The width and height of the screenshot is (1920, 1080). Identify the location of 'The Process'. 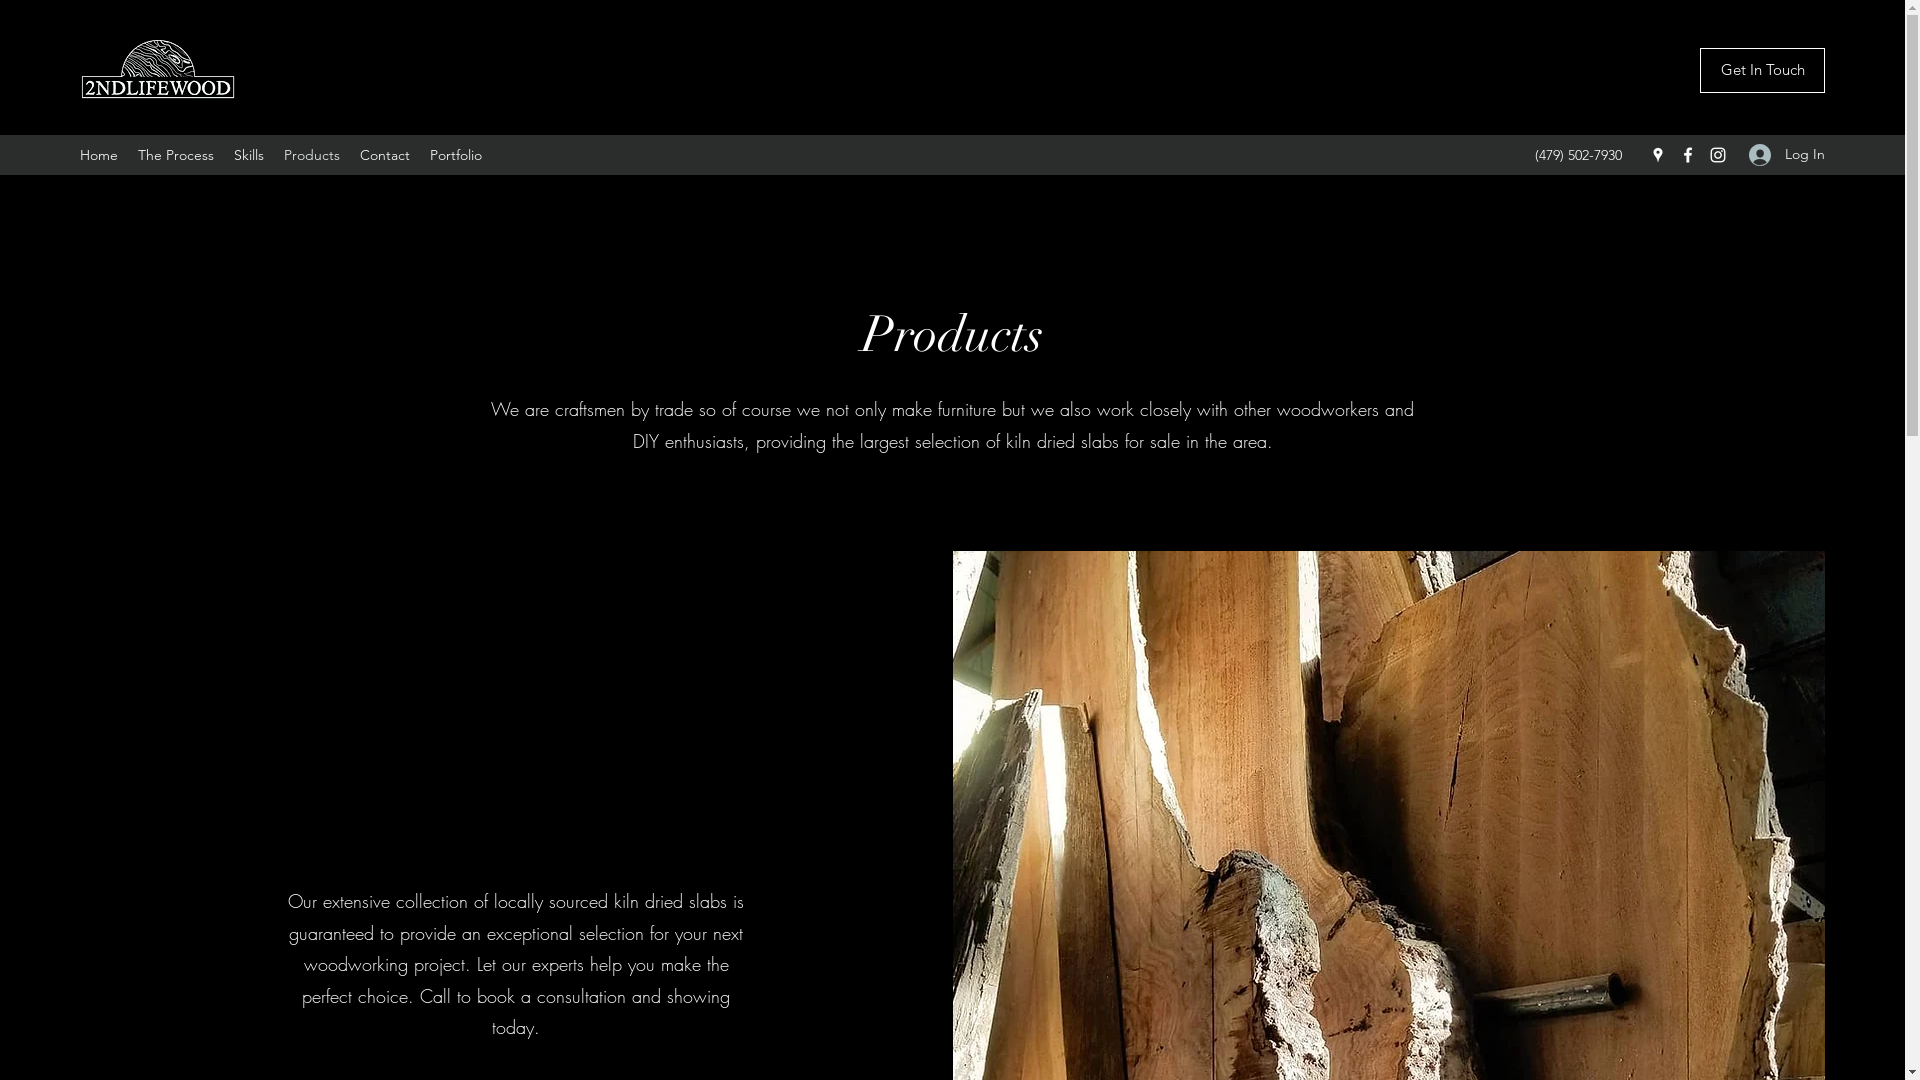
(176, 153).